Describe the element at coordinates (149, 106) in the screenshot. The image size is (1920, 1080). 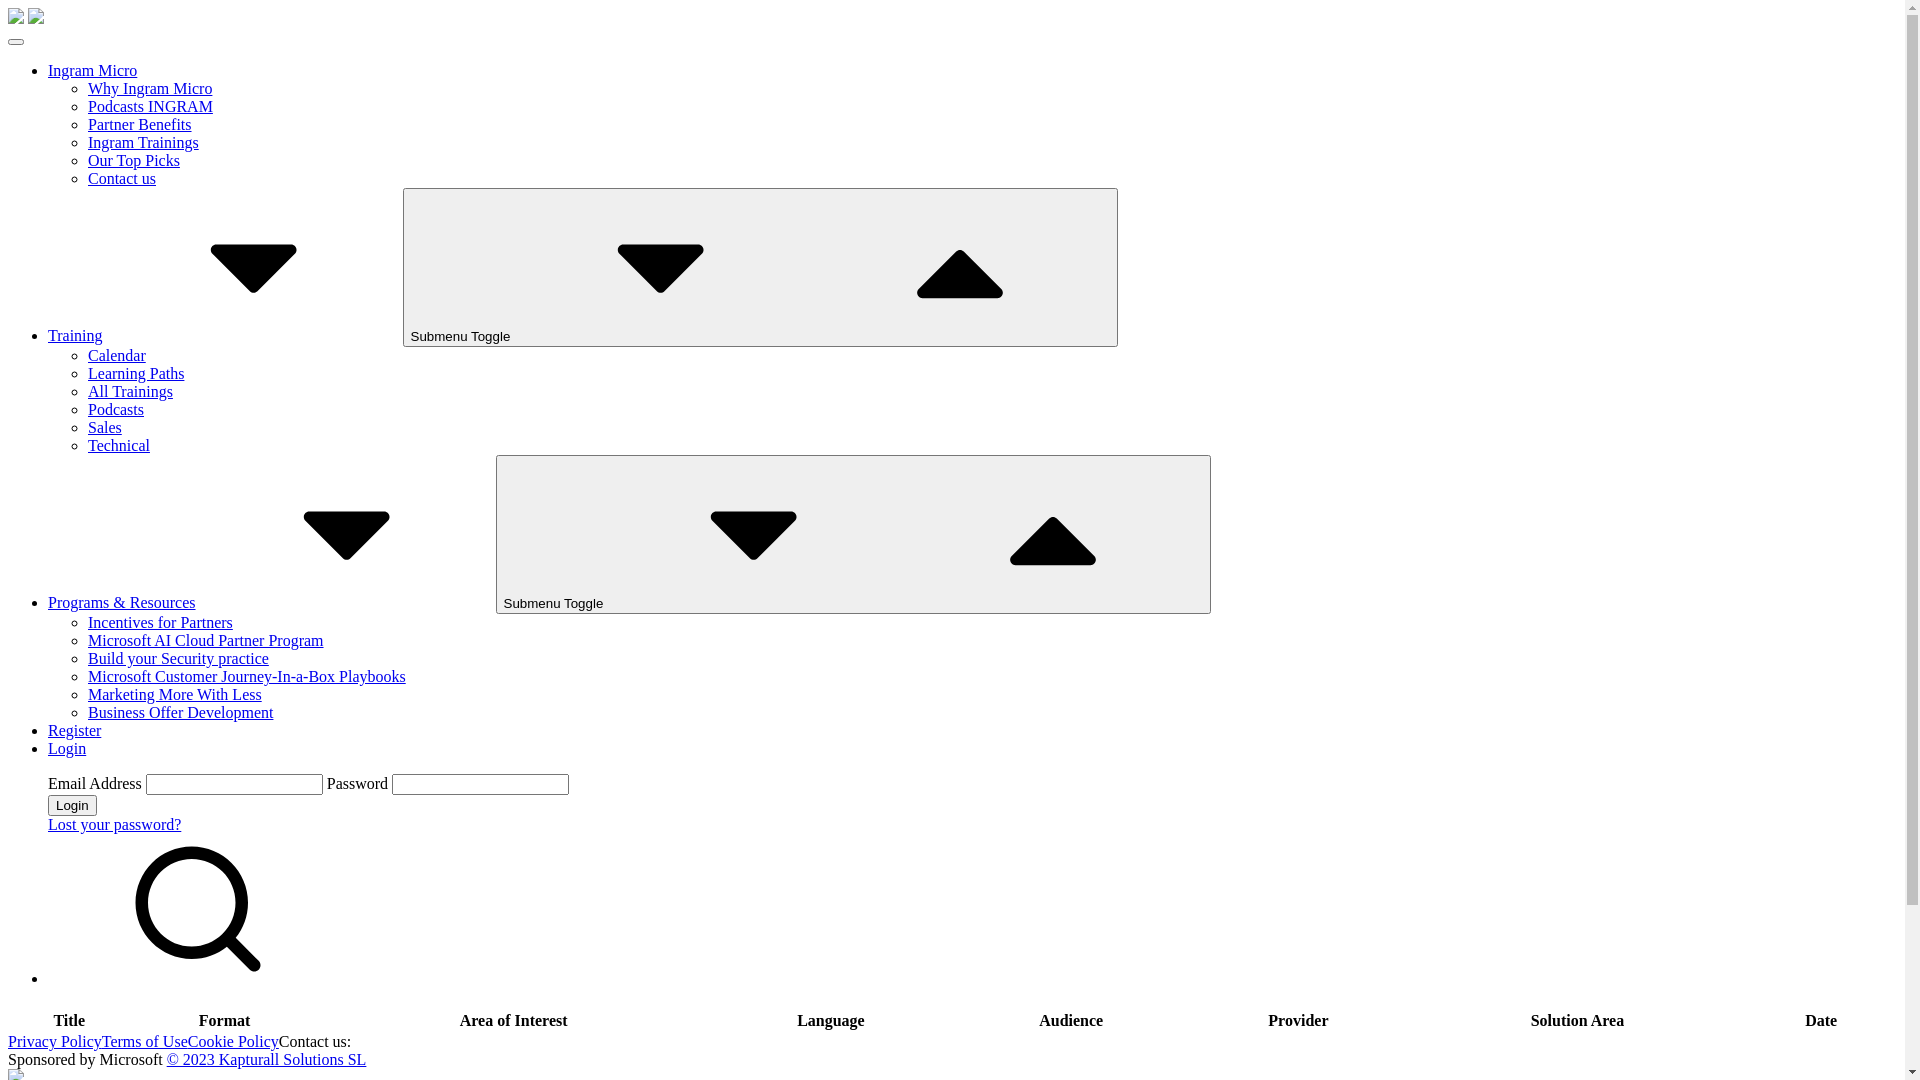
I see `'Podcasts INGRAM'` at that location.